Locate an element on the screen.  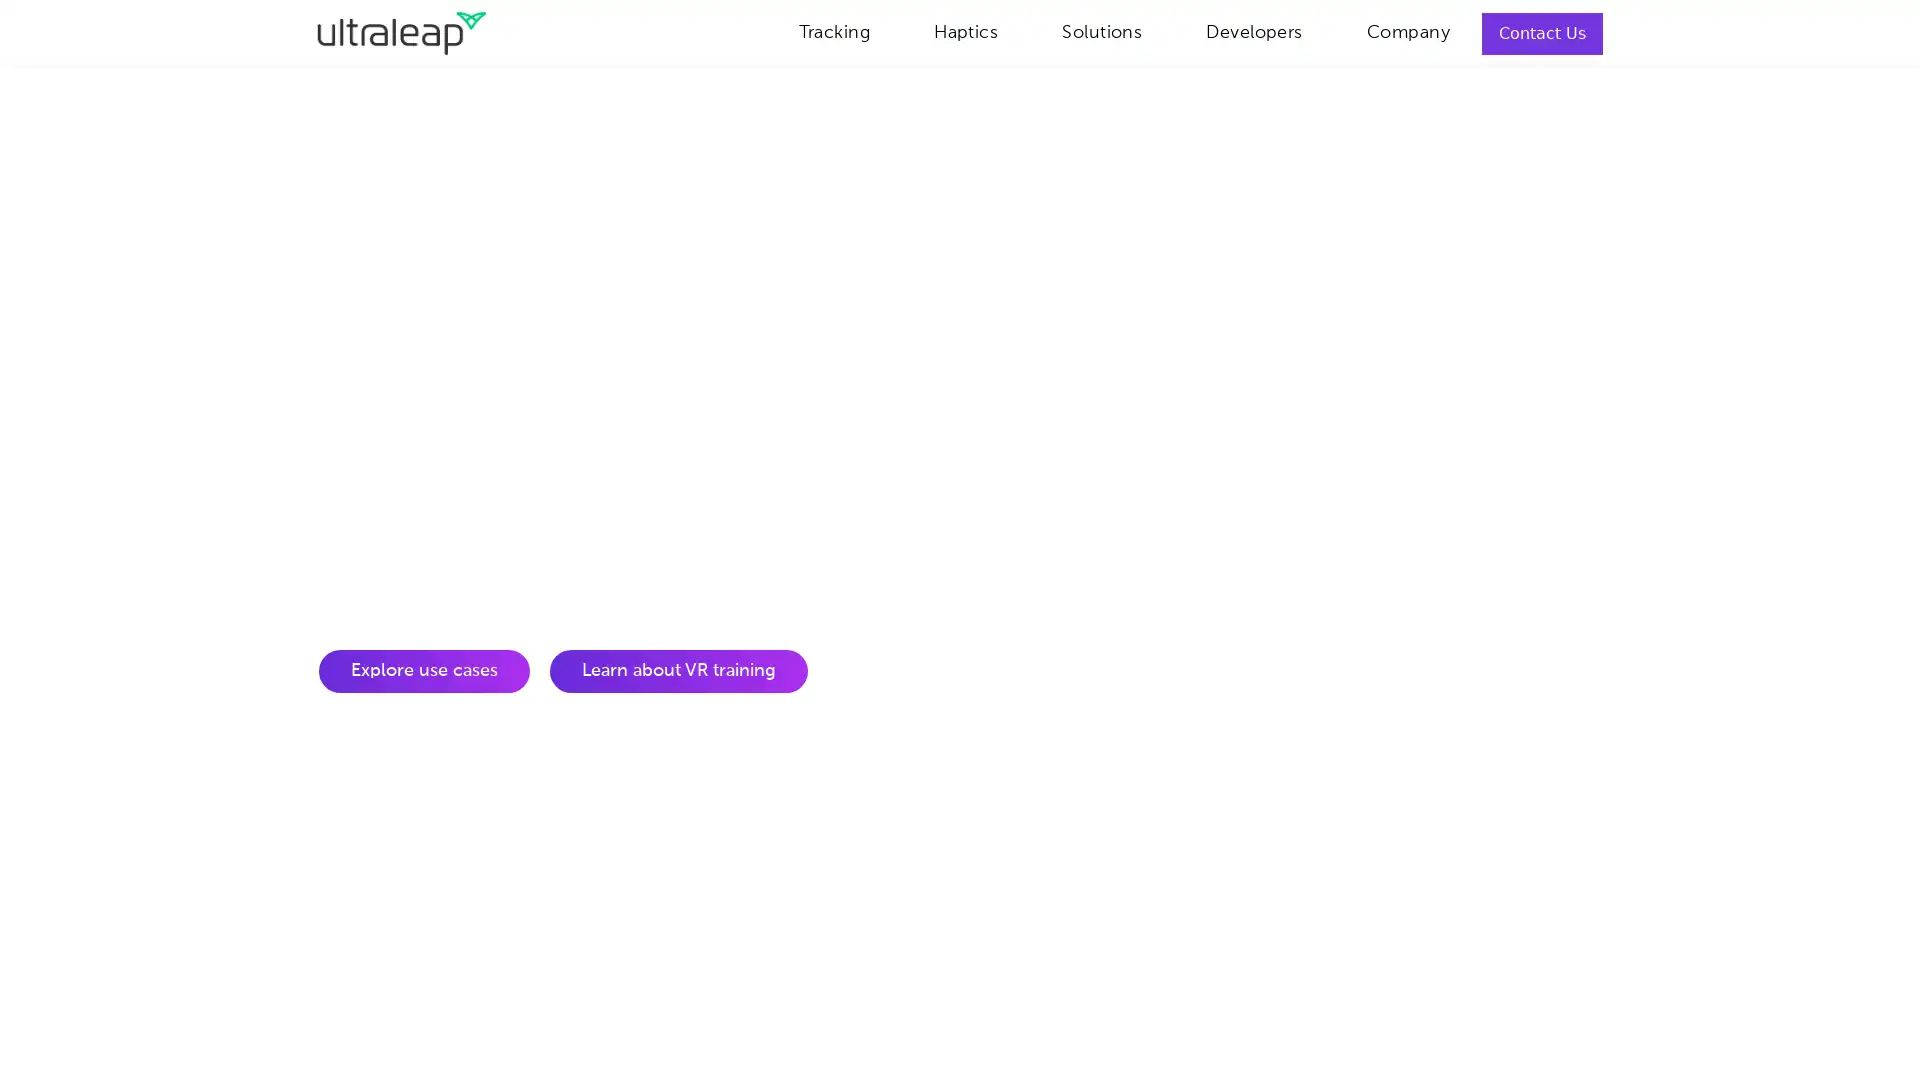
Toggle submenu is located at coordinates (1325, 30).